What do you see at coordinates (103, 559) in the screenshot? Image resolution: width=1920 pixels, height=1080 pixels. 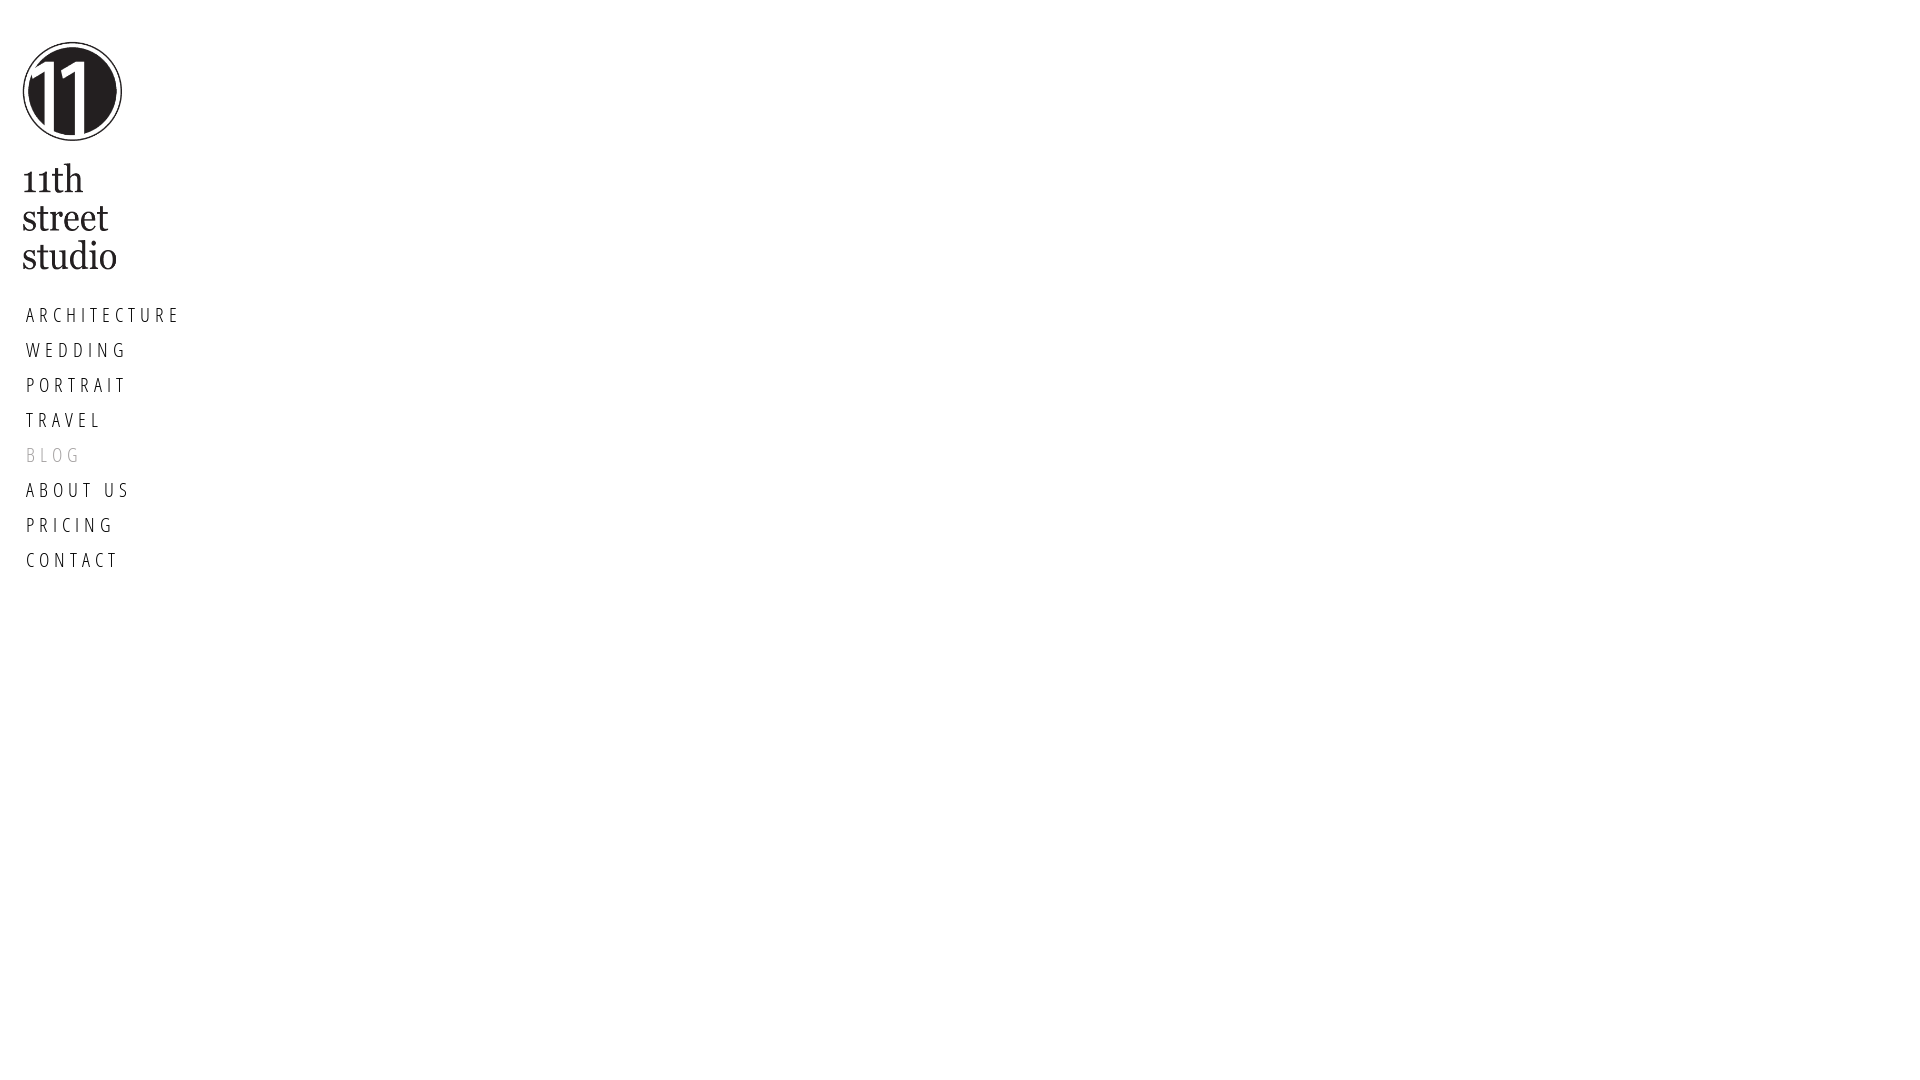 I see `'CONTACT'` at bounding box center [103, 559].